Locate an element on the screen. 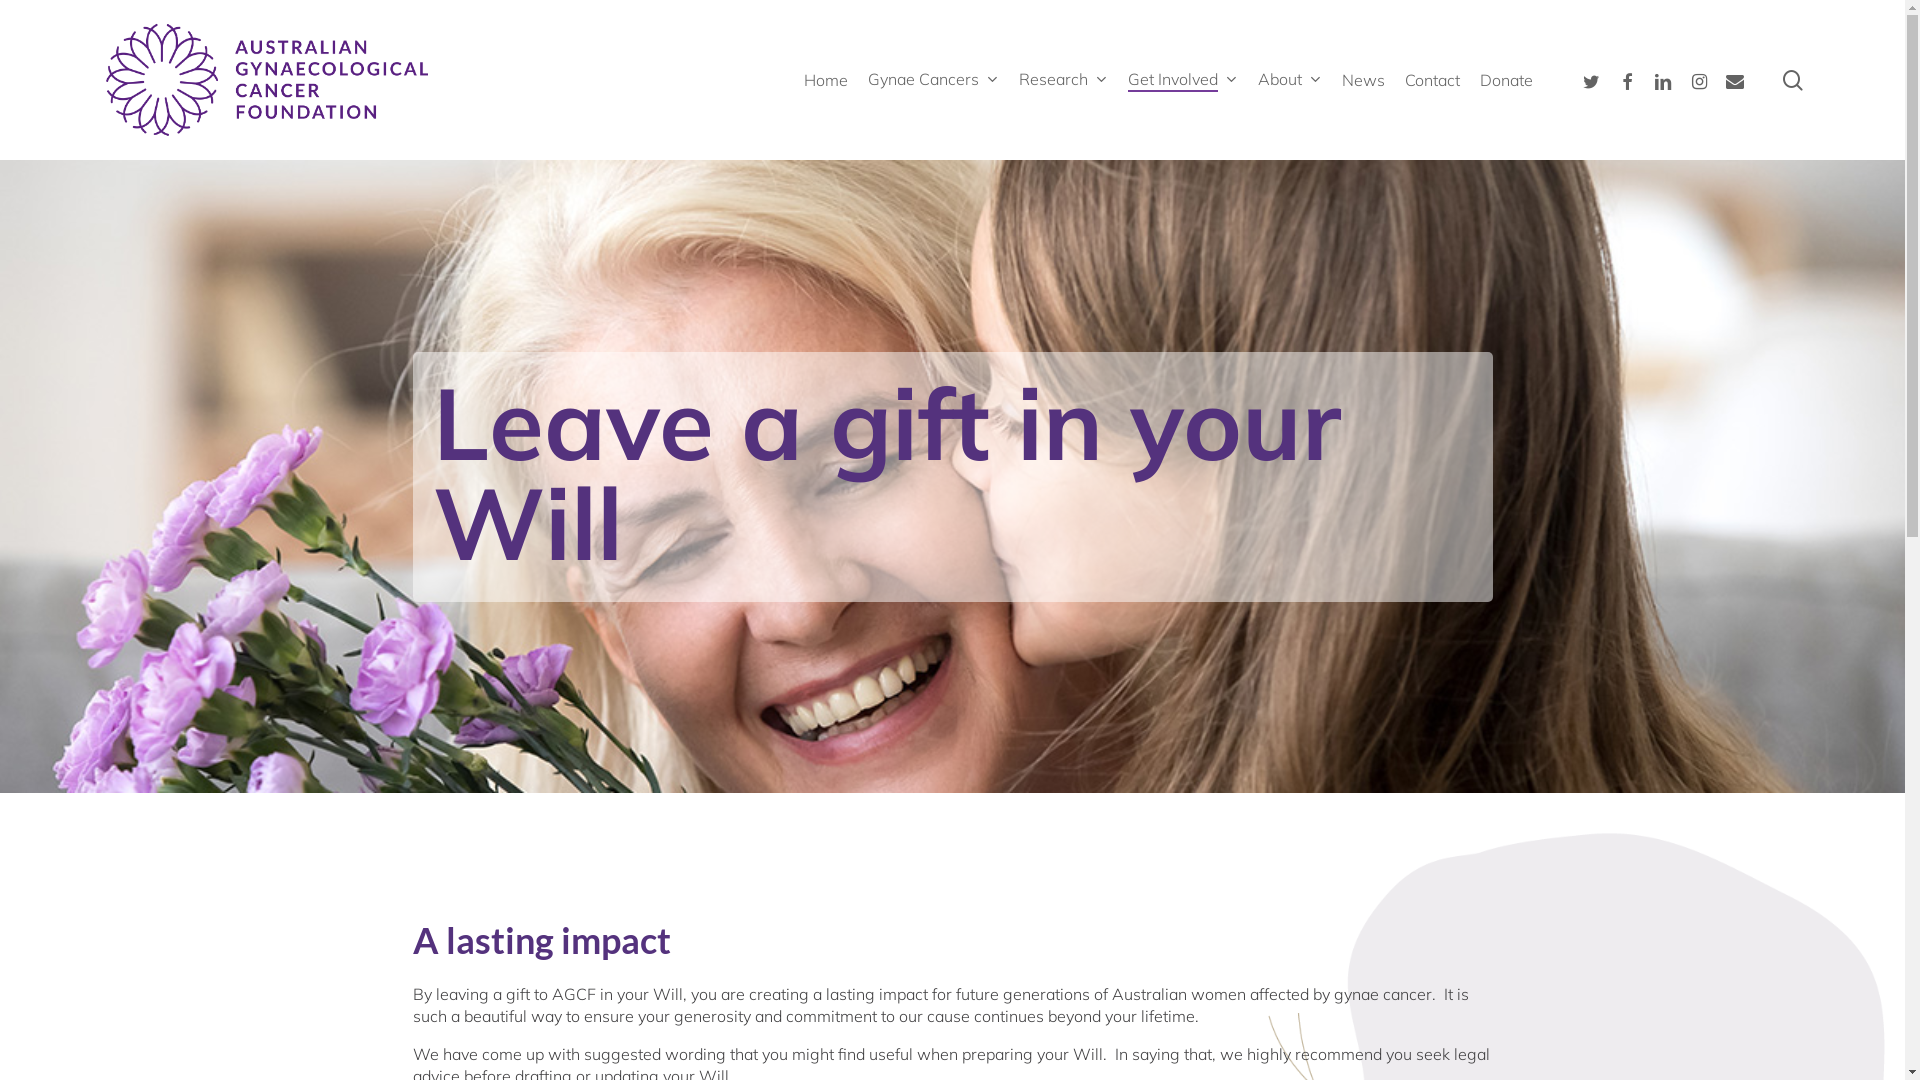 The height and width of the screenshot is (1080, 1920). 'Get Involved' is located at coordinates (1182, 79).